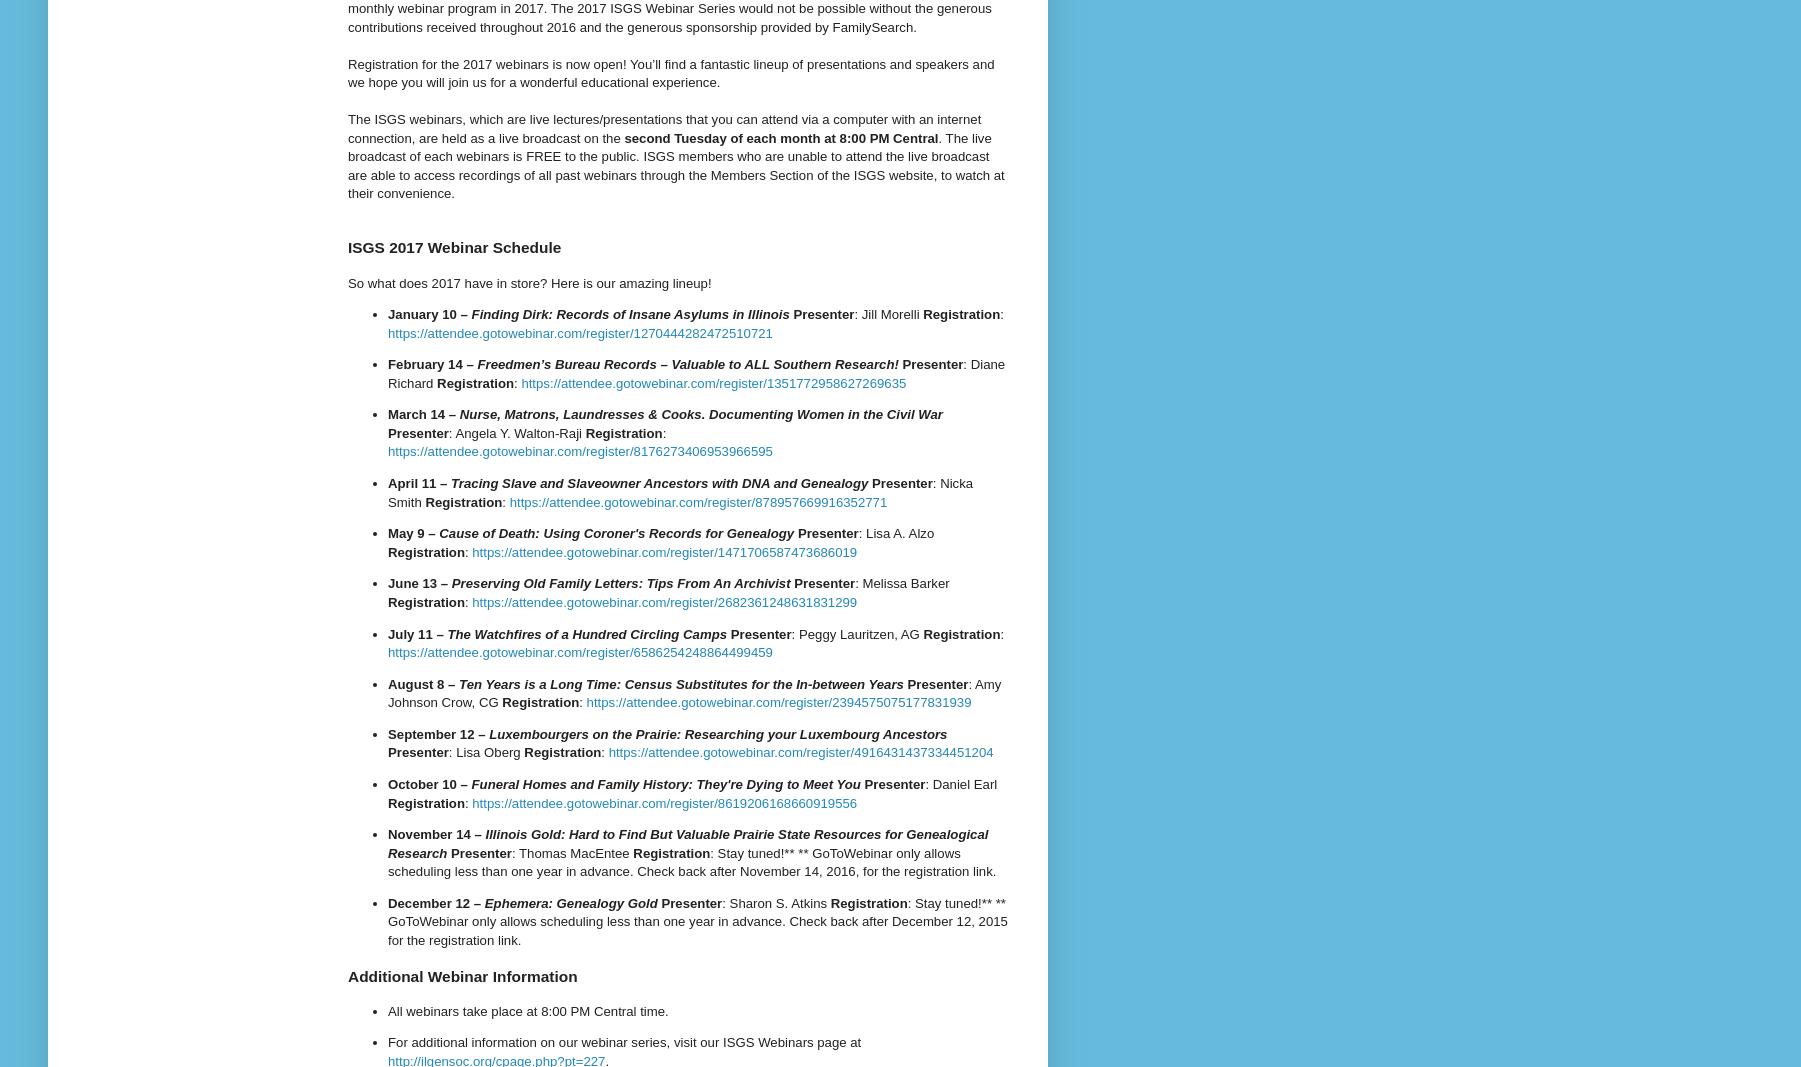  Describe the element at coordinates (449, 583) in the screenshot. I see `'Preserving Old Family Letters: Tips From An Archivist'` at that location.